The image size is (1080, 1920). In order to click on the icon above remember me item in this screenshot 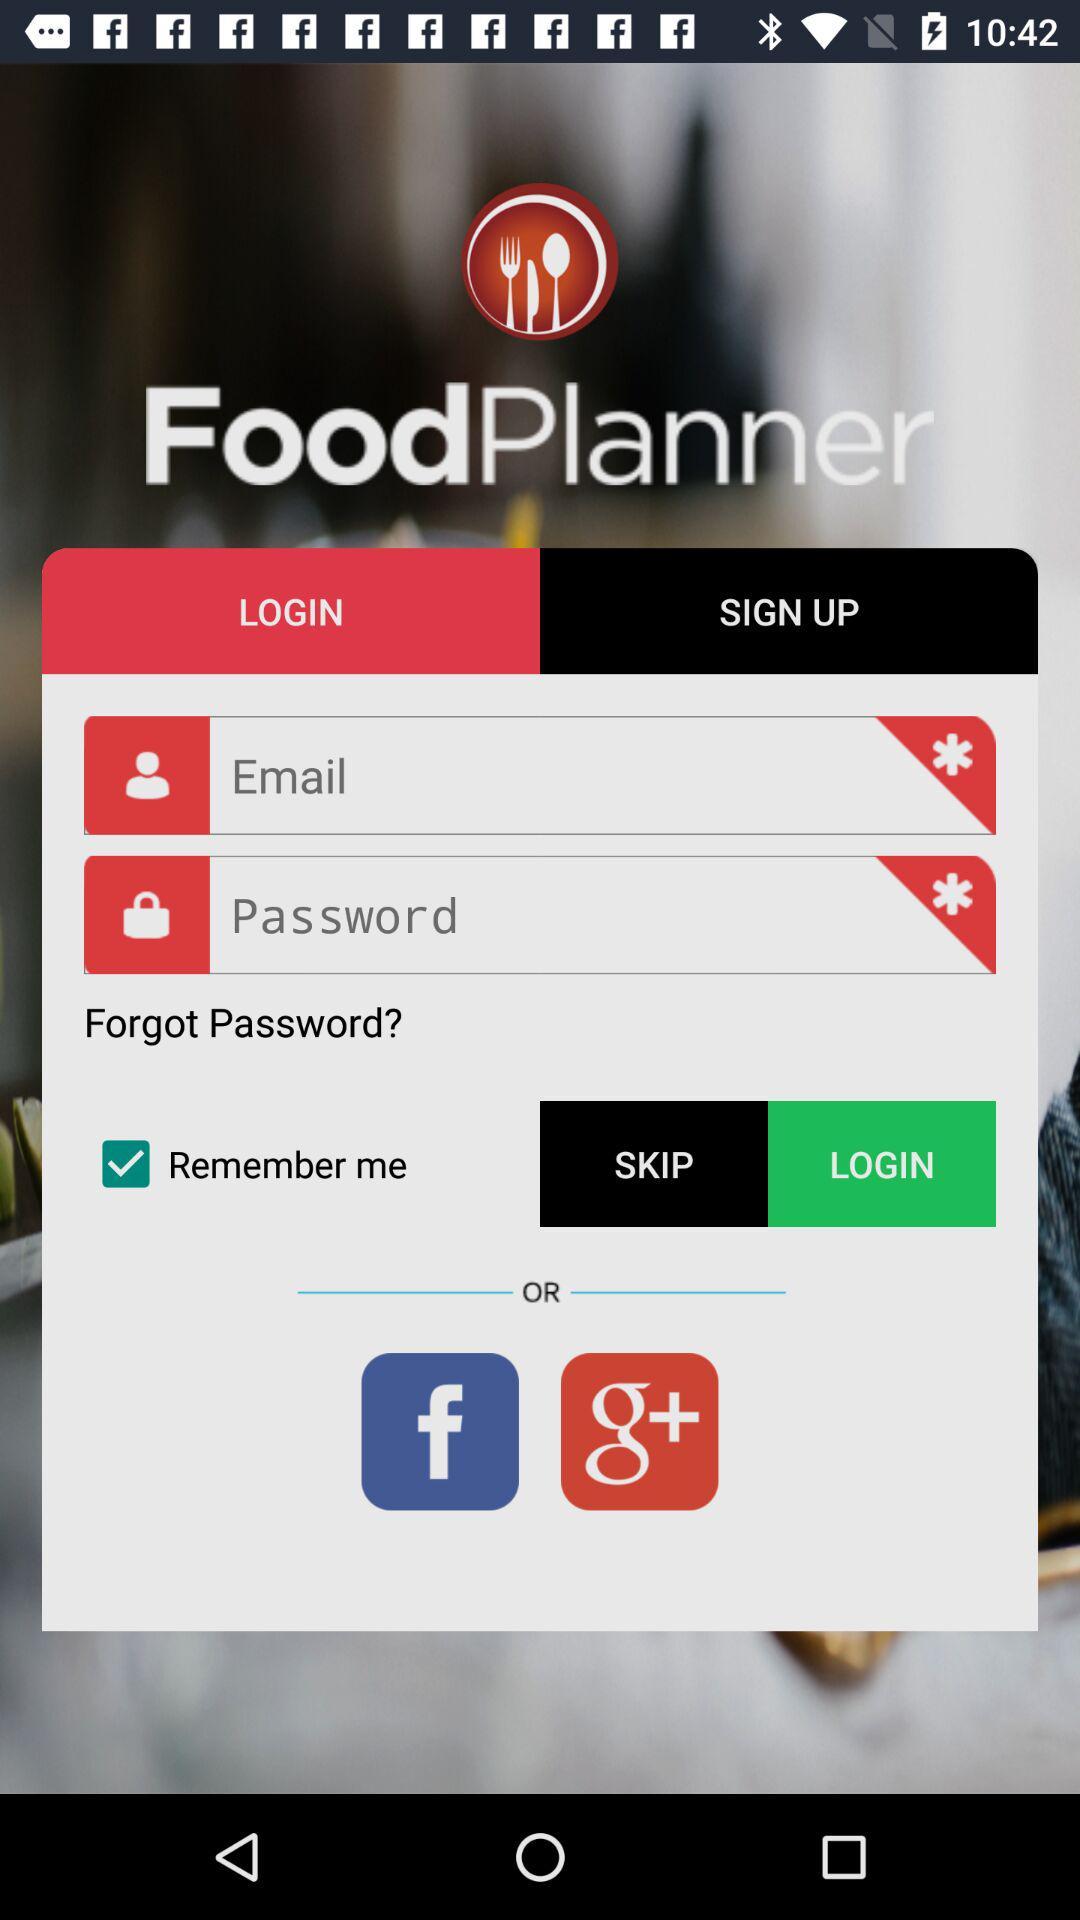, I will do `click(242, 1021)`.